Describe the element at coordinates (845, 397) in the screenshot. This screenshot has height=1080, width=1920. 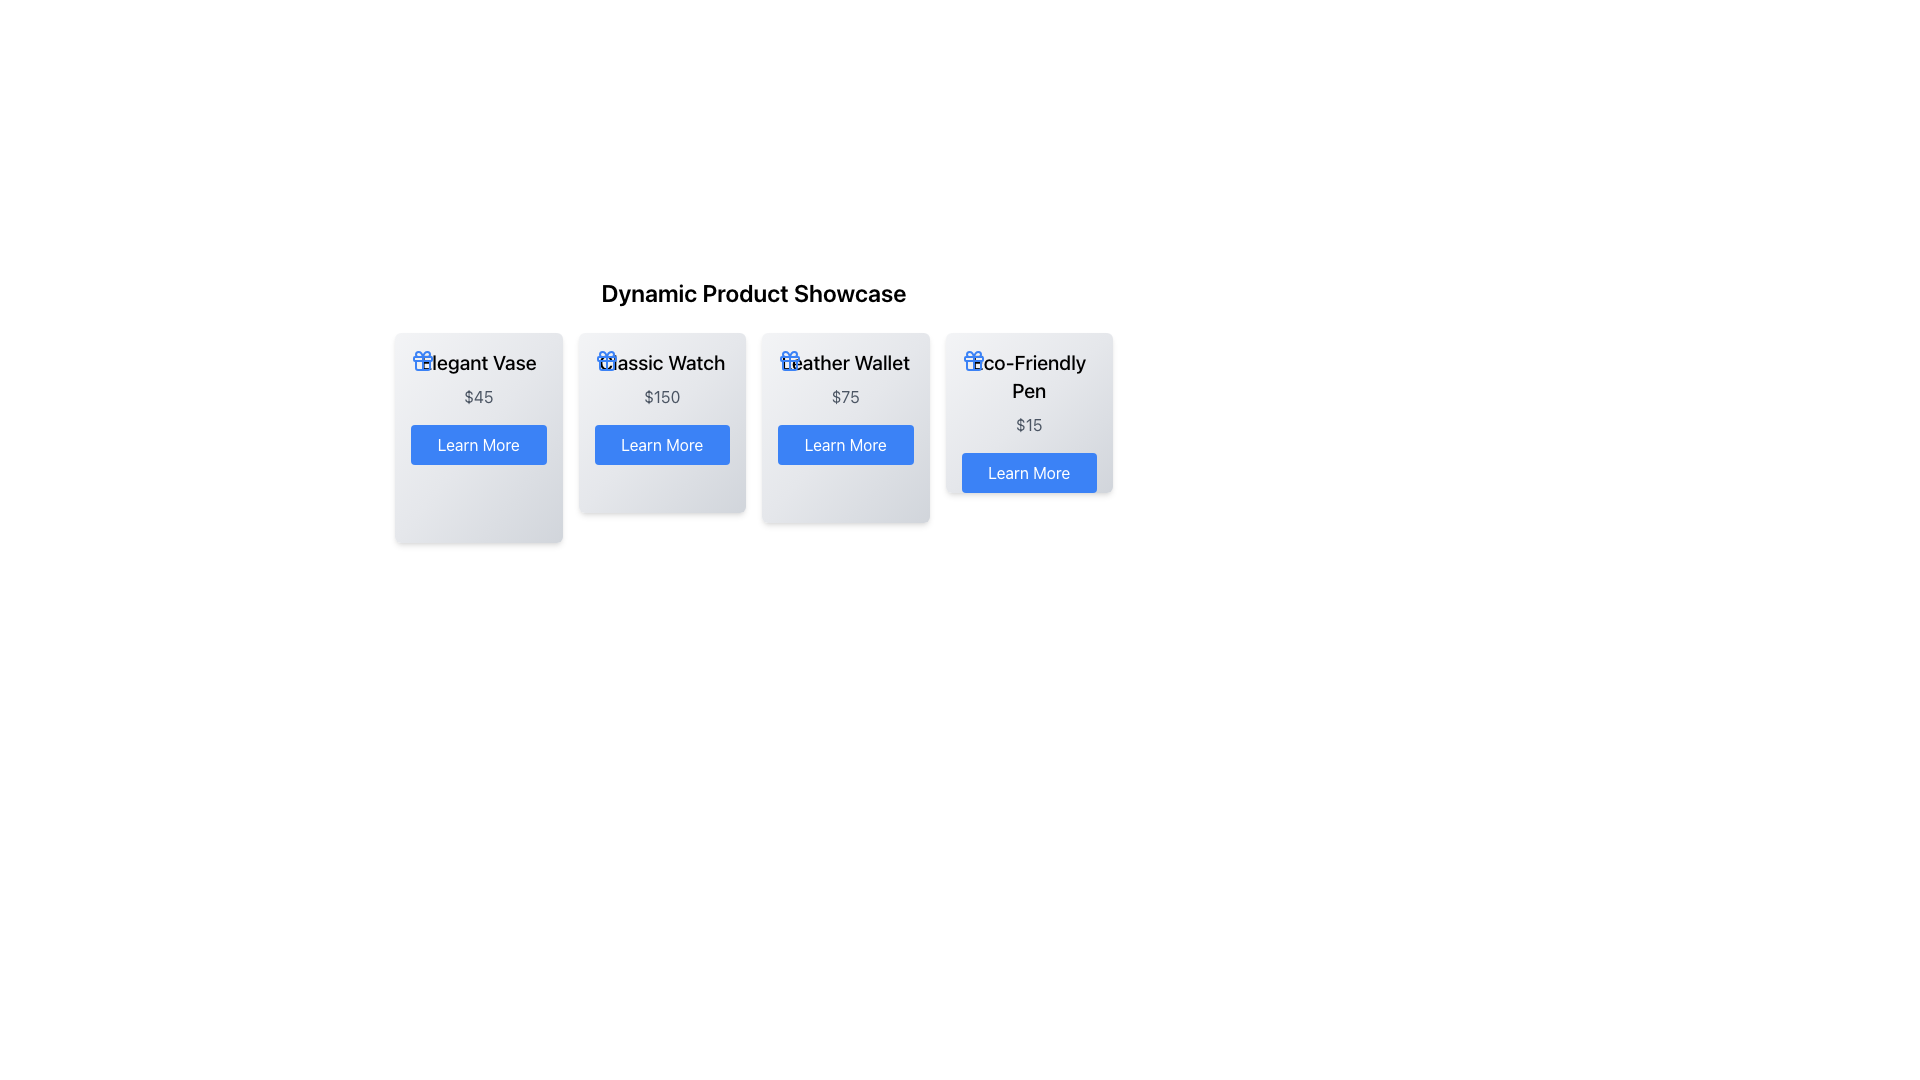
I see `the text label displaying '$75' located directly beneath the title 'Leather Wallet' in the third card of the product showcases` at that location.